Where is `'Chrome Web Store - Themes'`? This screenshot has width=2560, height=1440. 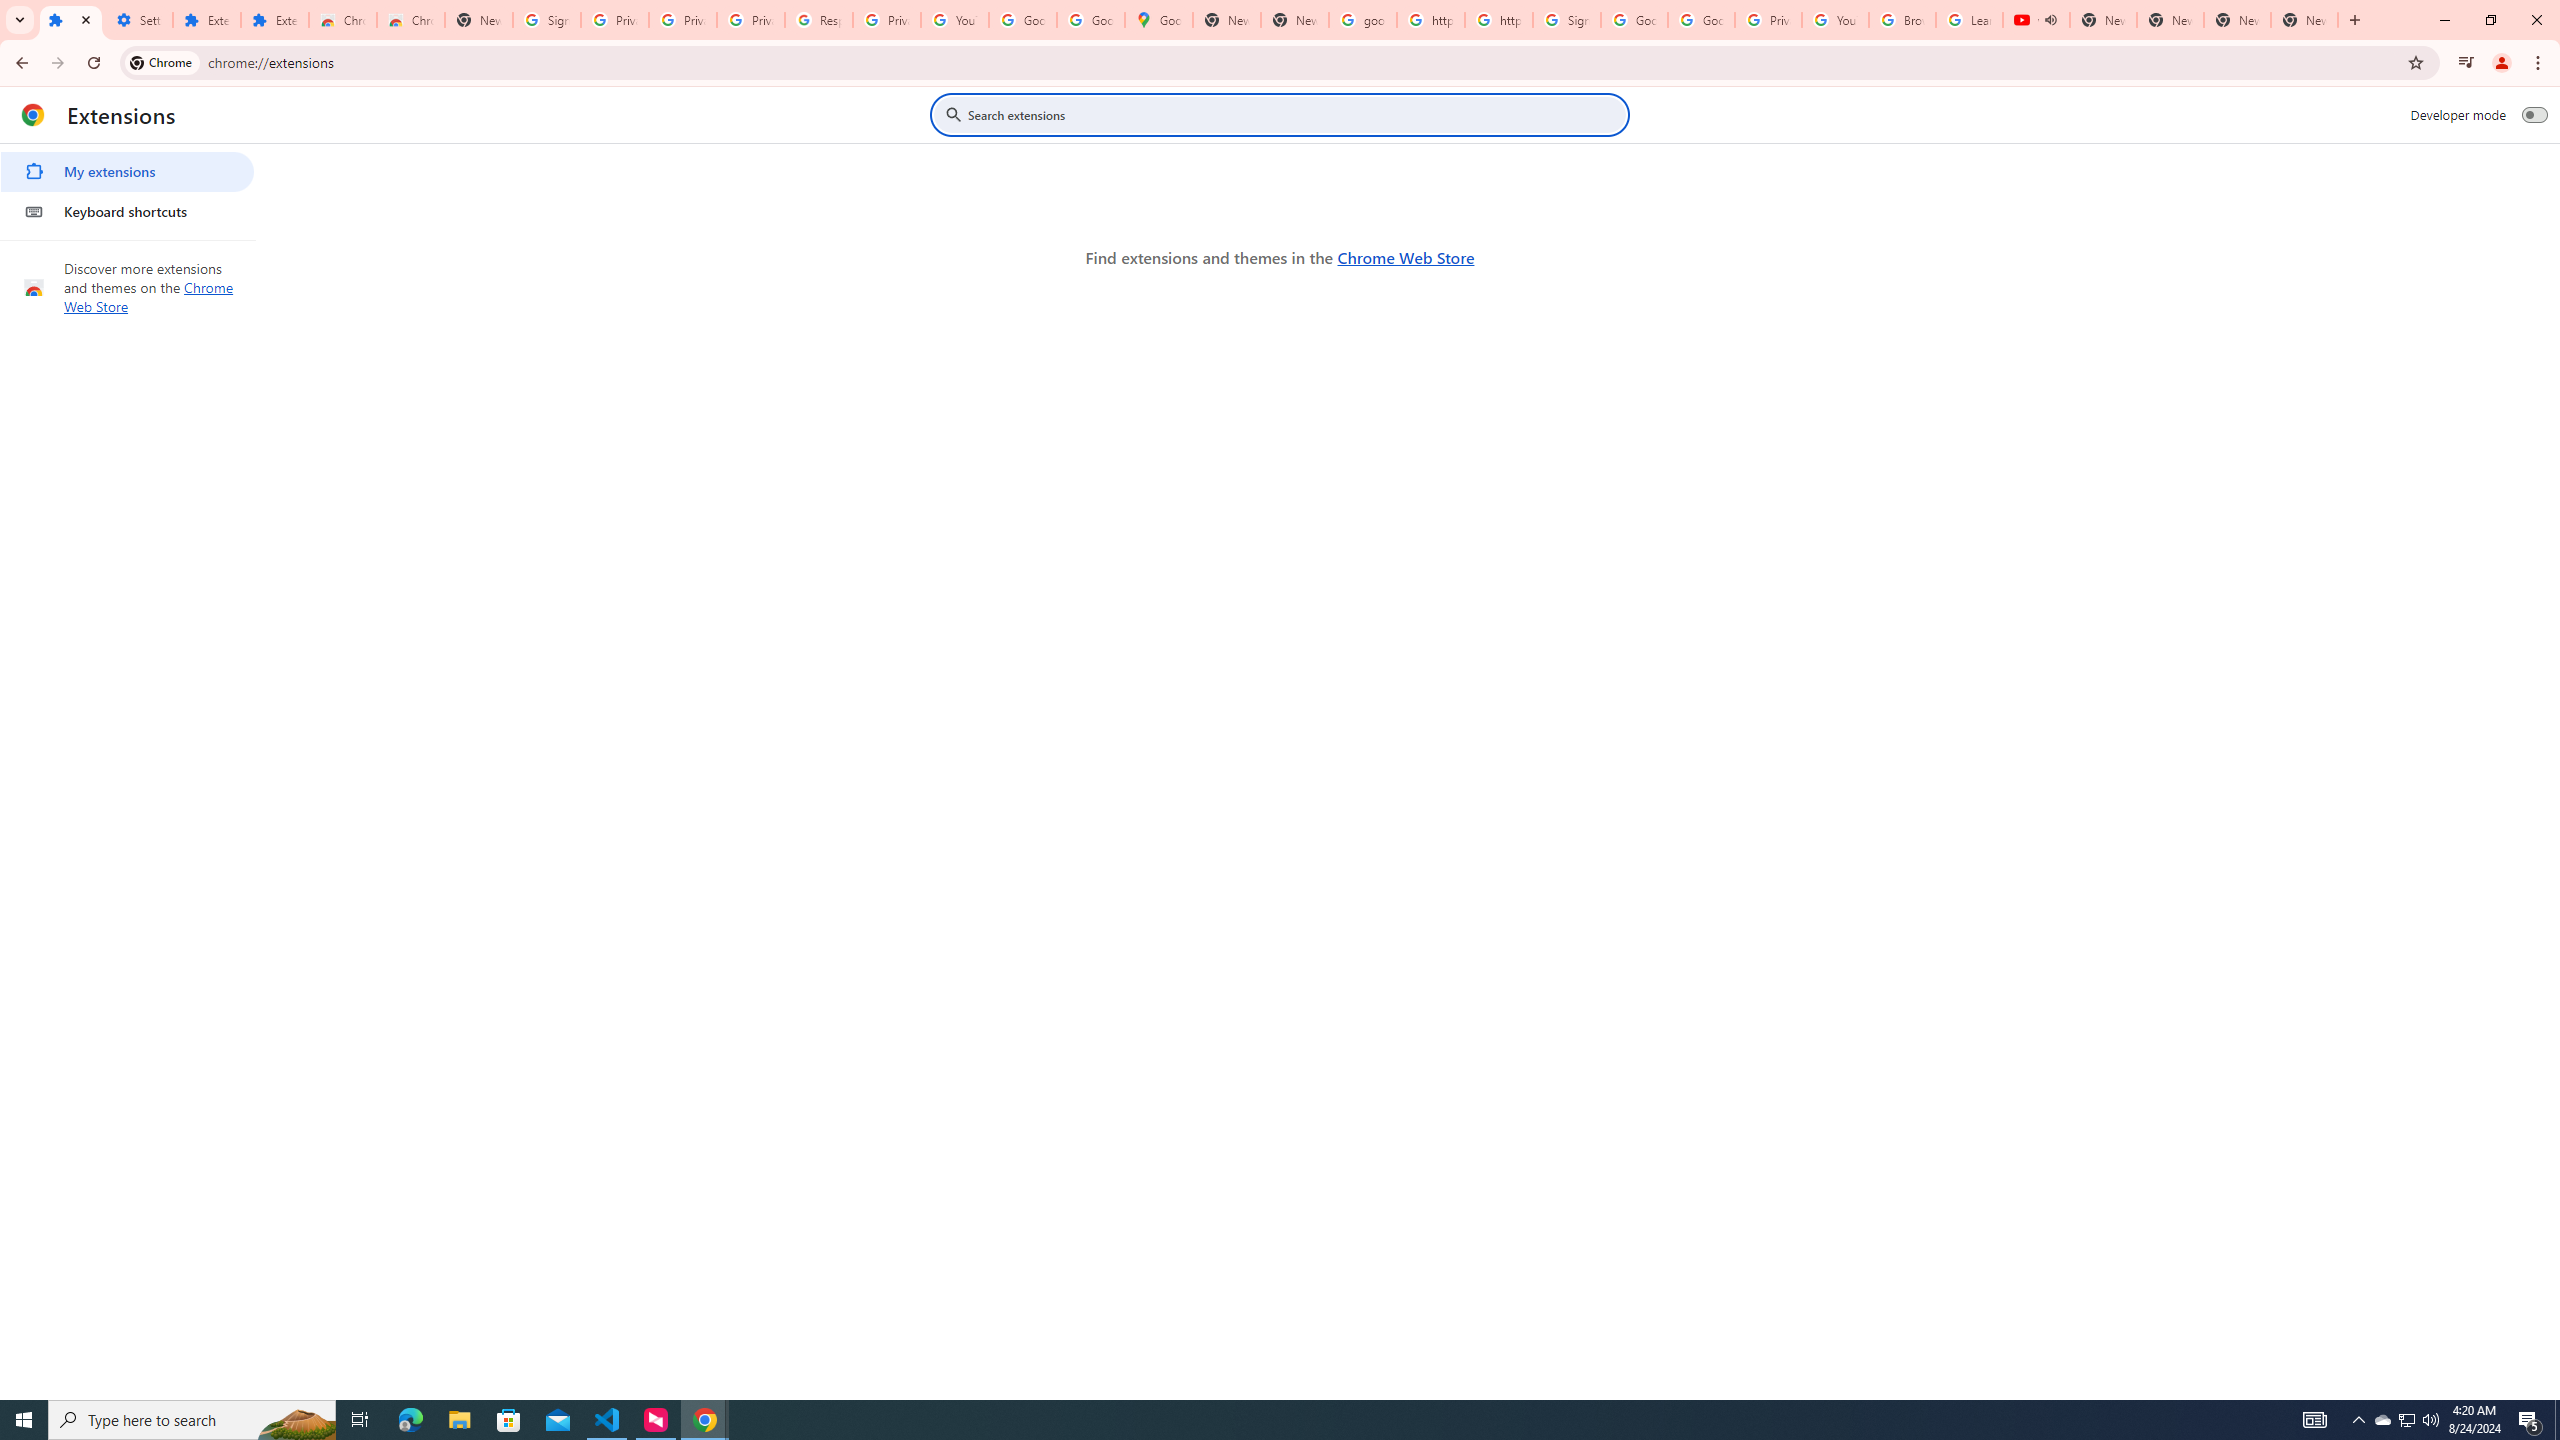
'Chrome Web Store - Themes' is located at coordinates (409, 19).